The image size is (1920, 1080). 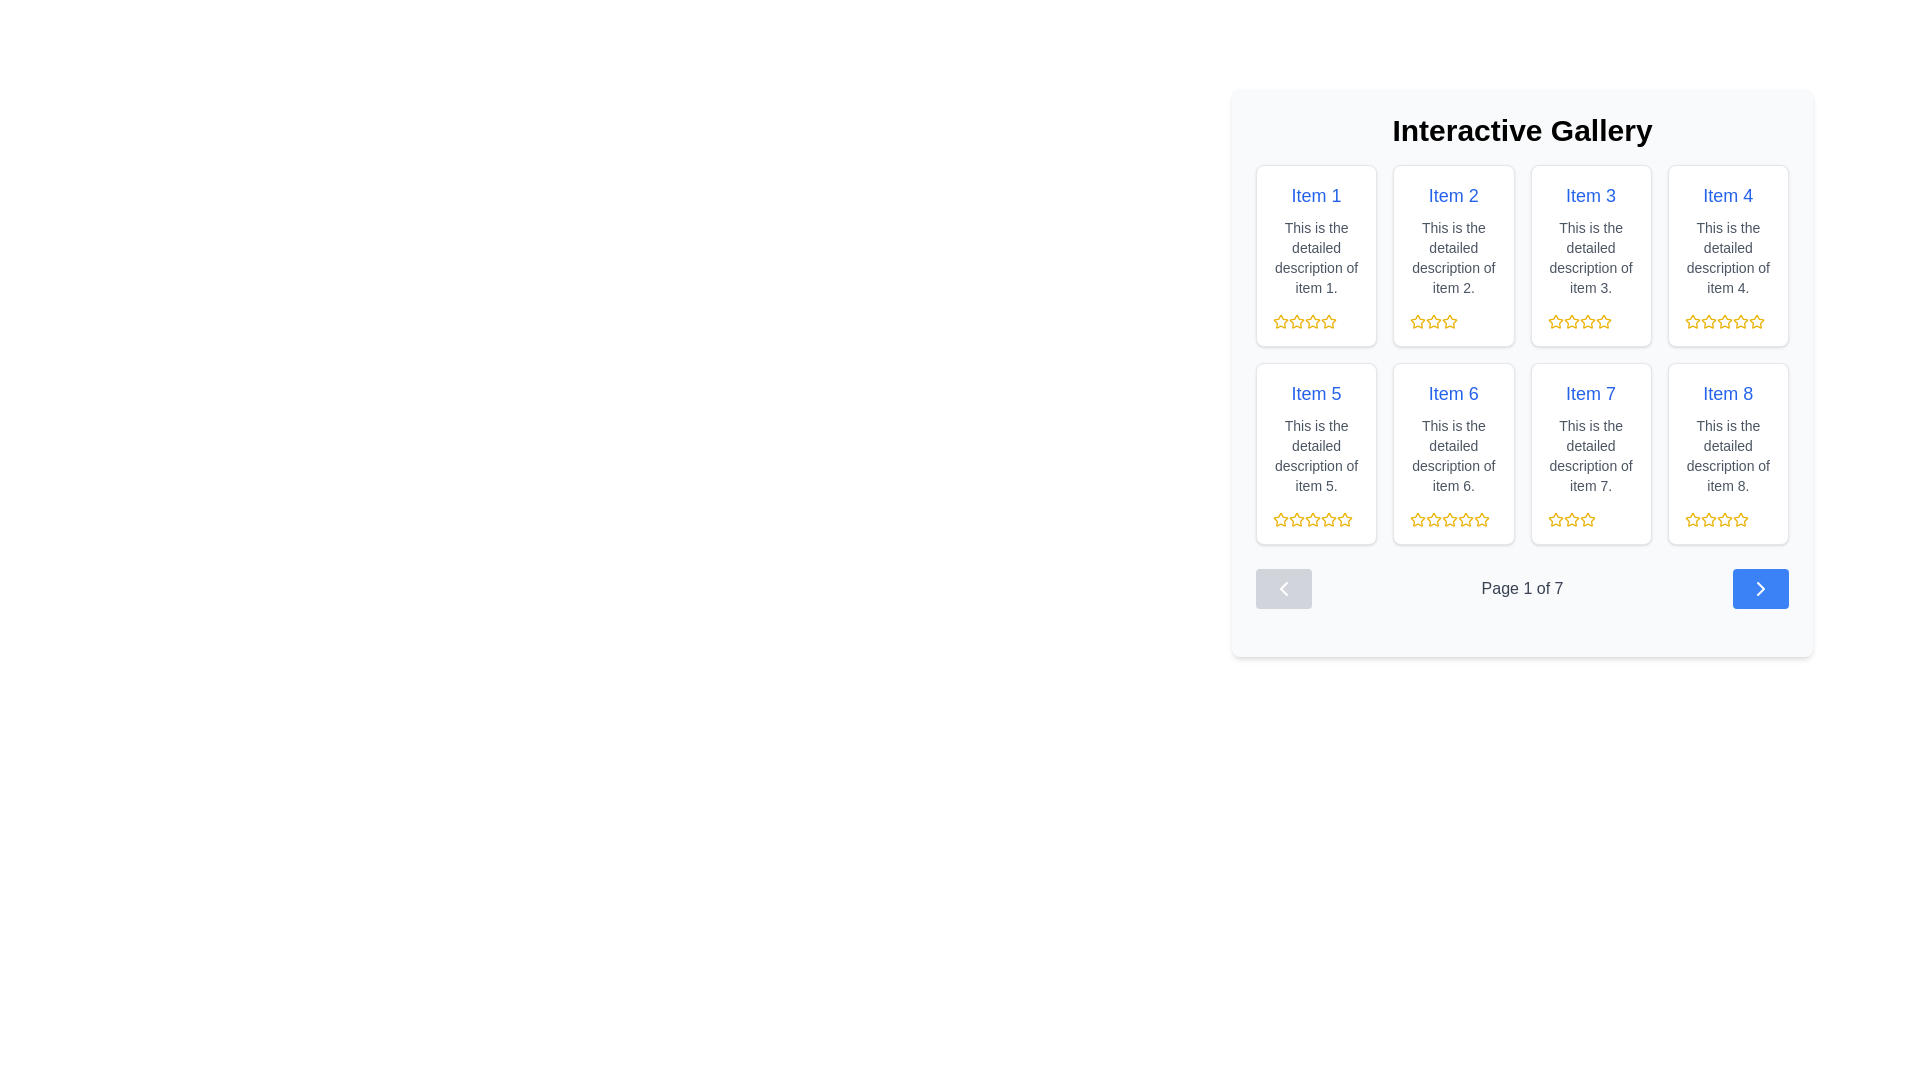 I want to click on the fourth star icon in the row of five stars for 'Item 7' for accessibility purposes, so click(x=1586, y=519).